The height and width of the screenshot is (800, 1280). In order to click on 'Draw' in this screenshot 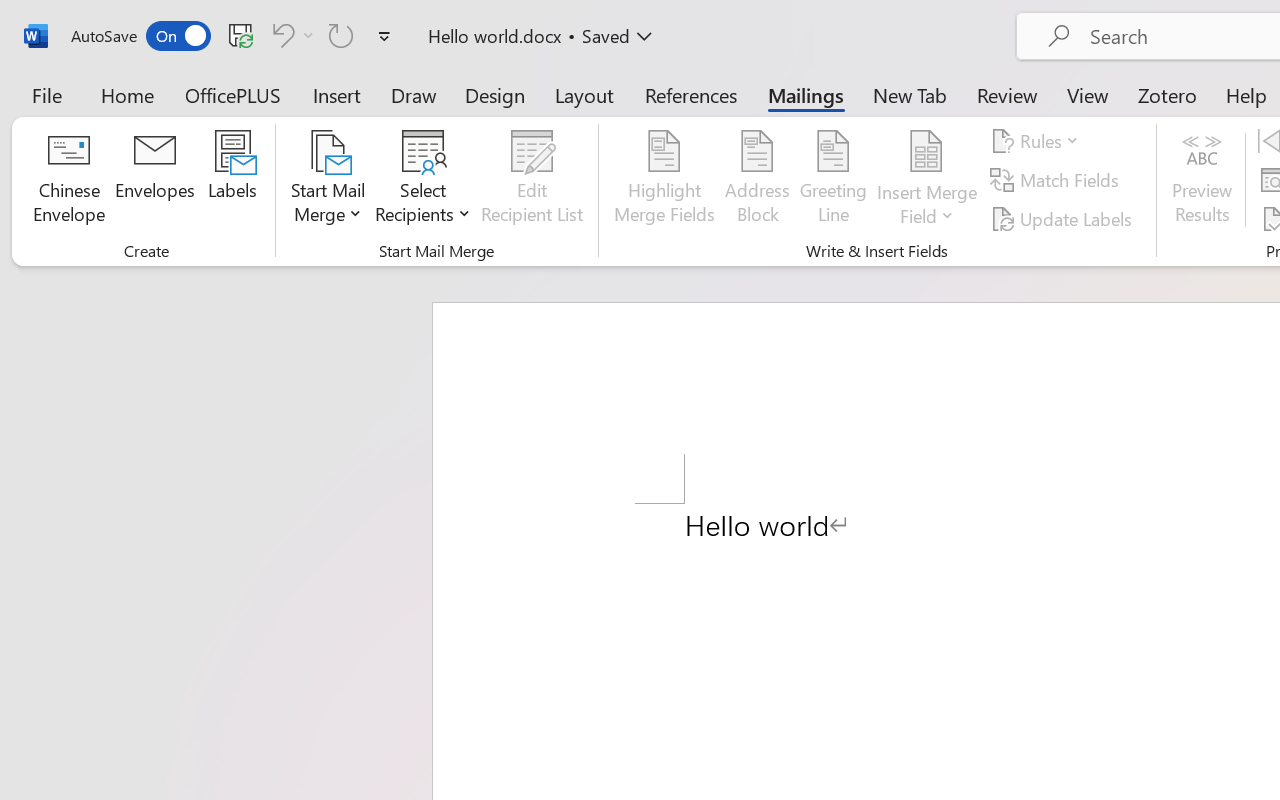, I will do `click(413, 94)`.